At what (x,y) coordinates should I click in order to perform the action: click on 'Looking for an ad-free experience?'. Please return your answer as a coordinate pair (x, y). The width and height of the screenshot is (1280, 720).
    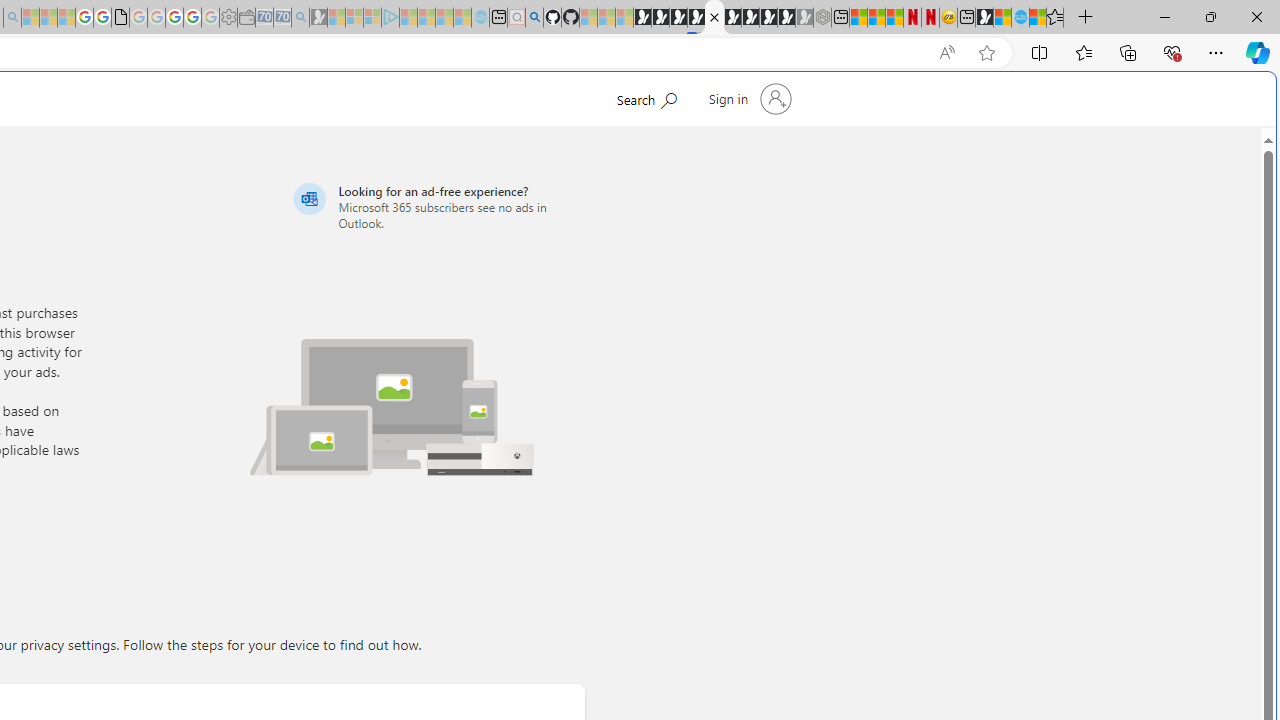
    Looking at the image, I should click on (435, 206).